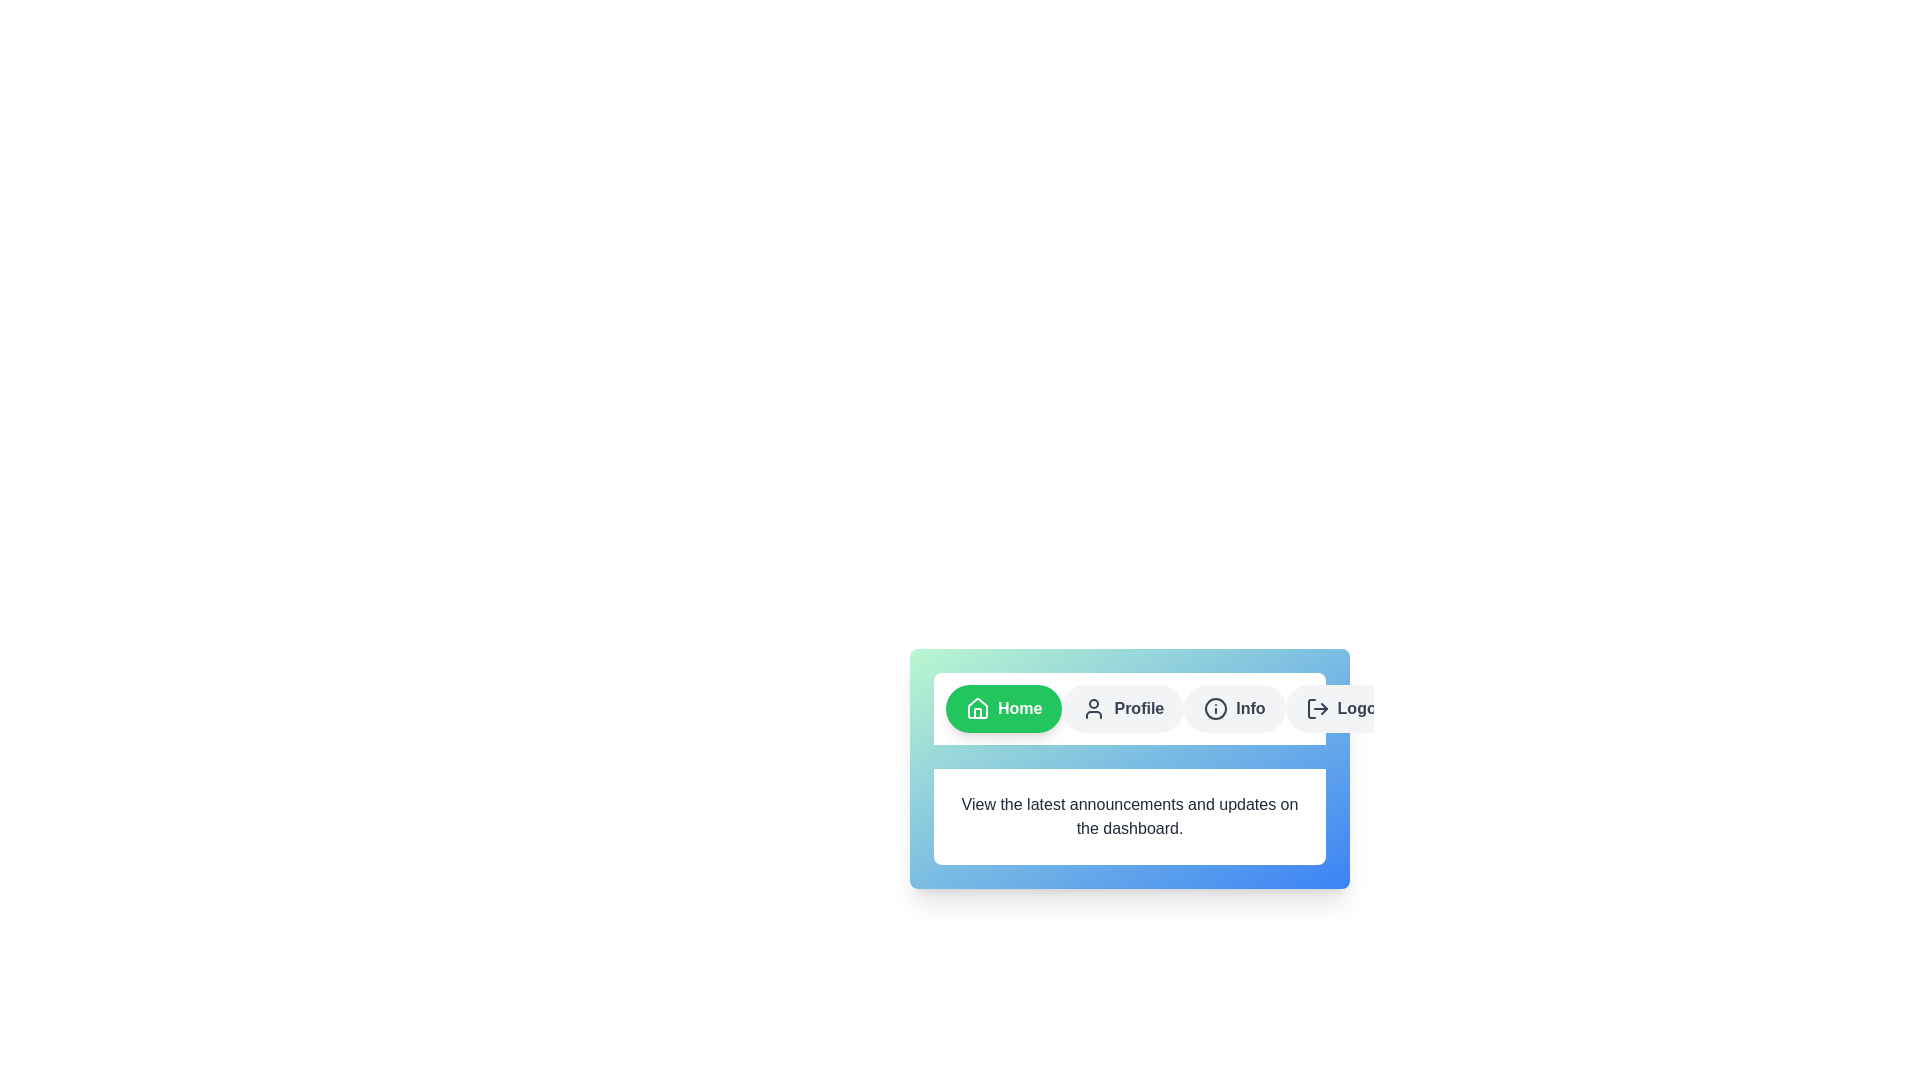 This screenshot has width=1920, height=1080. Describe the element at coordinates (1093, 708) in the screenshot. I see `the user icon located within the 'Profile' button, which is positioned to the left of the text 'Profile' in the top navigation bar` at that location.